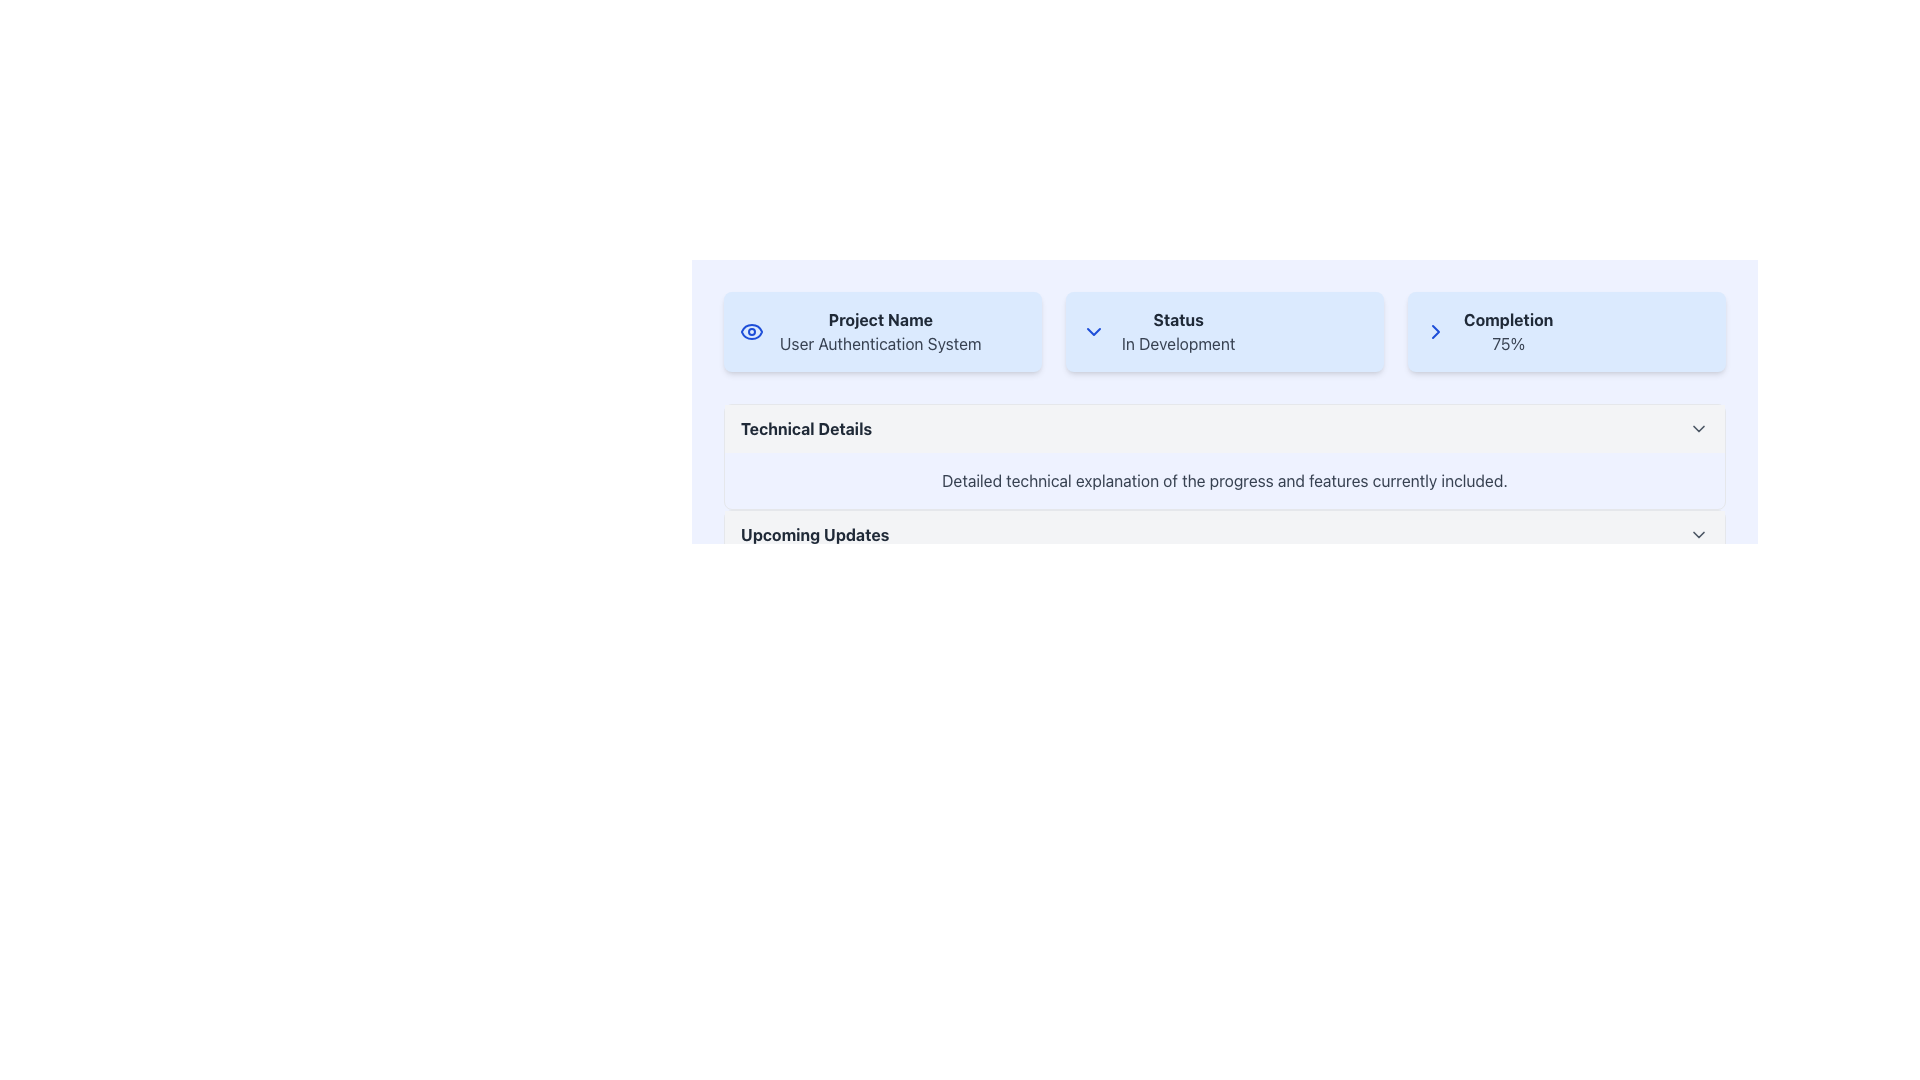  I want to click on the Text Display with Icon that has a light blue background and displays the title 'Status' in bold dark gray text, indicating 'In Development' with a downward-facing arrow icon on the left, so click(1223, 330).